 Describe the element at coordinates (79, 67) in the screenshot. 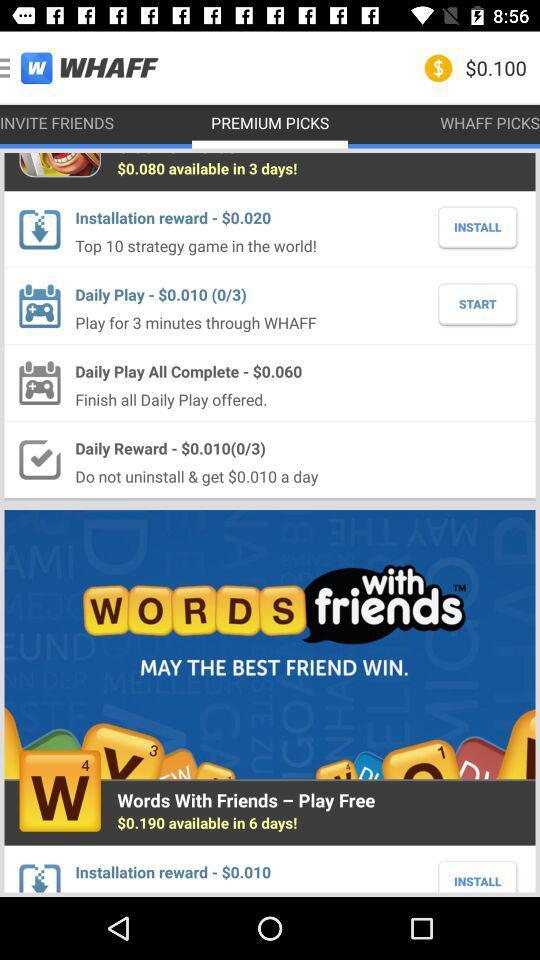

I see `the icon to the left of premium picks` at that location.